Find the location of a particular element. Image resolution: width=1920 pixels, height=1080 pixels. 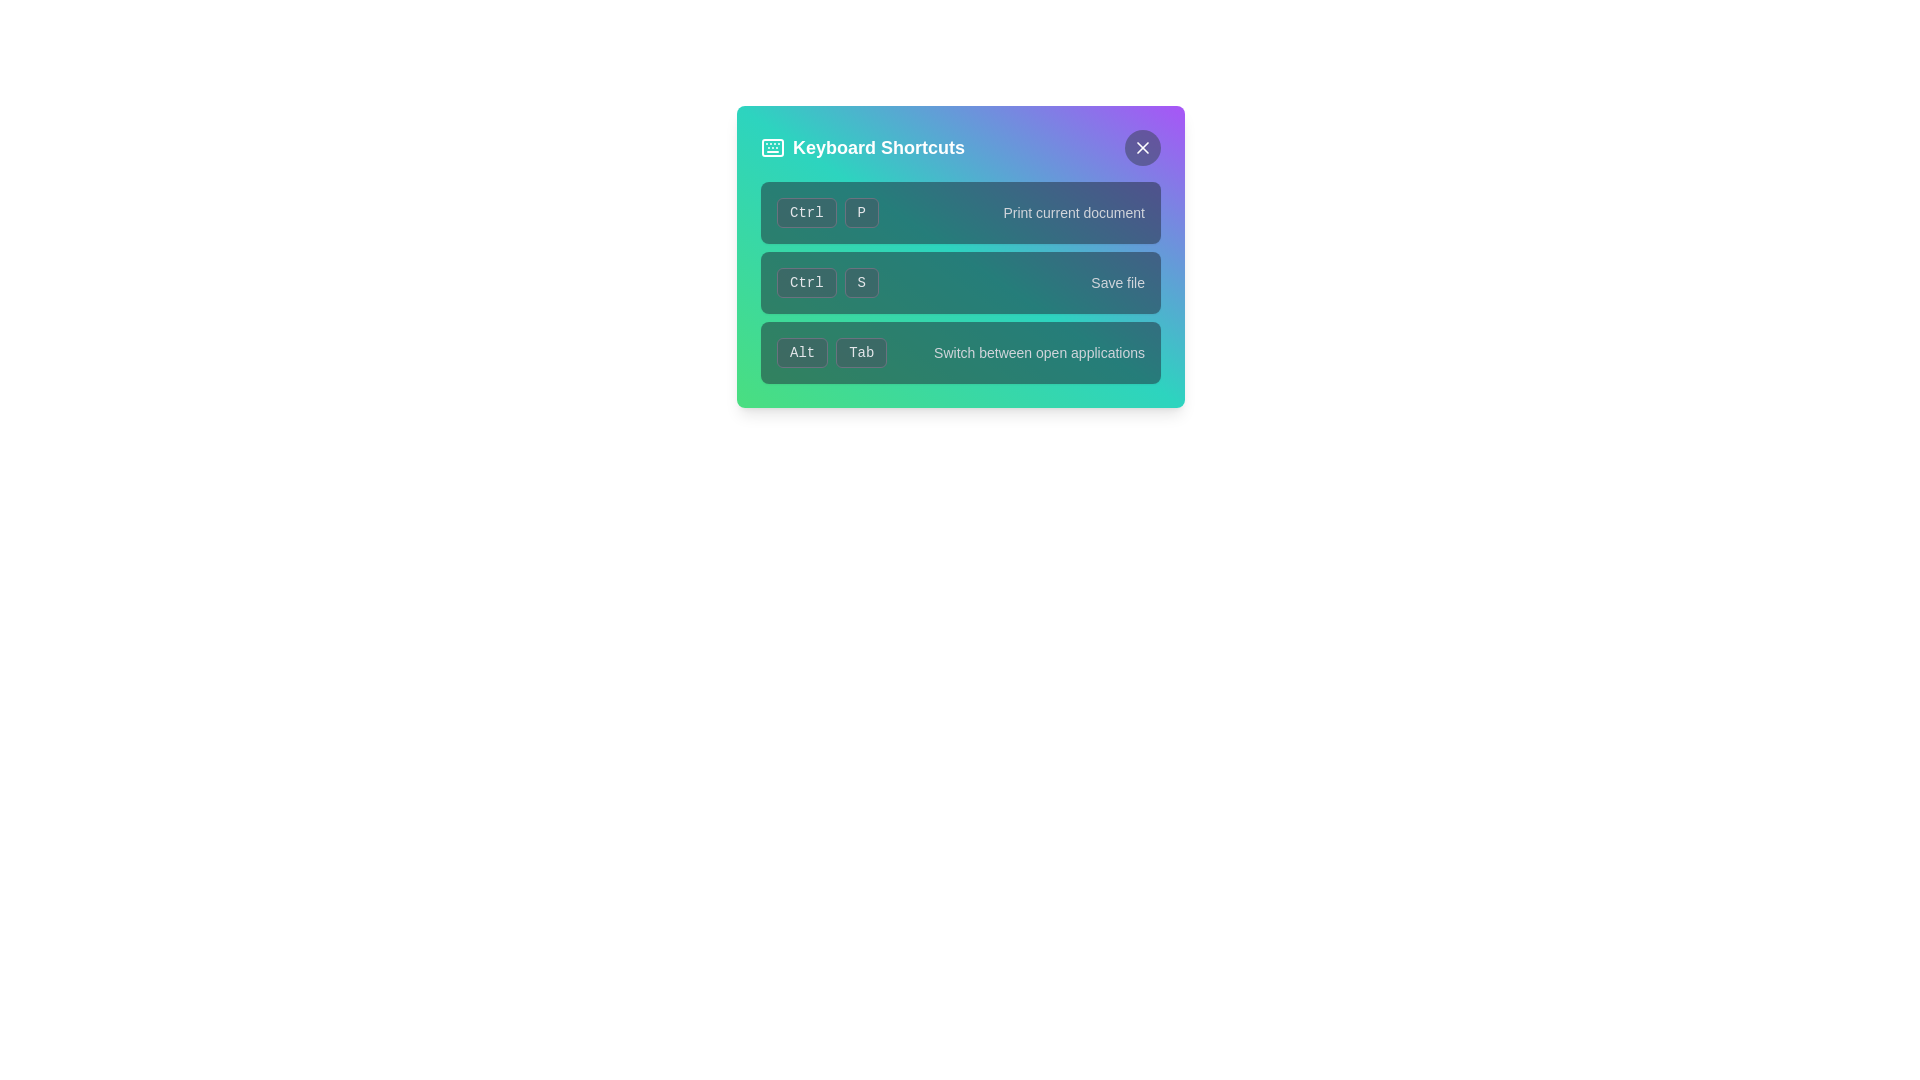

the keyboard shortcut key indicator button located in the first row of shortcut keys, adjacent to the 'Ctrl' button on its left is located at coordinates (861, 212).